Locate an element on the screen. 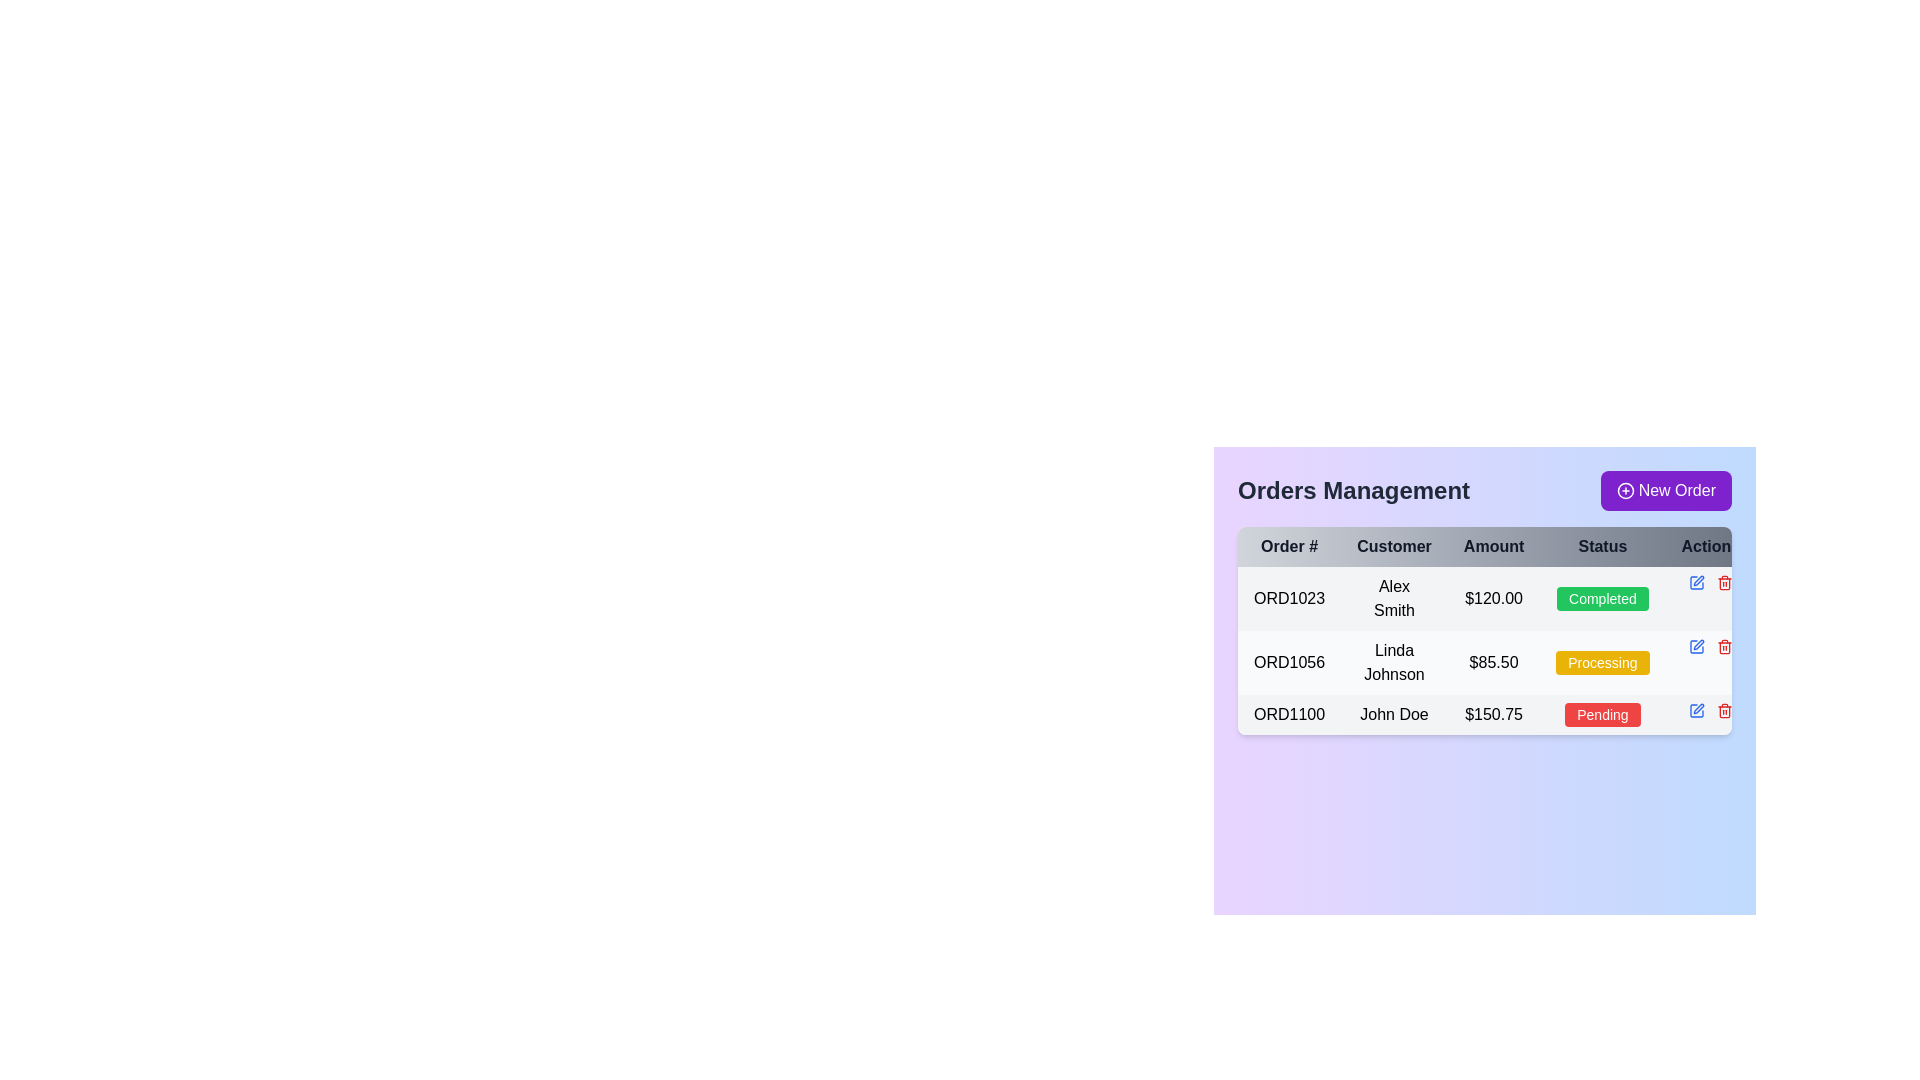 Image resolution: width=1920 pixels, height=1080 pixels. the static text element displaying the monetary amount for the order in the third row of the table under the 'Amount' column in the 'Orders Management' section is located at coordinates (1494, 713).